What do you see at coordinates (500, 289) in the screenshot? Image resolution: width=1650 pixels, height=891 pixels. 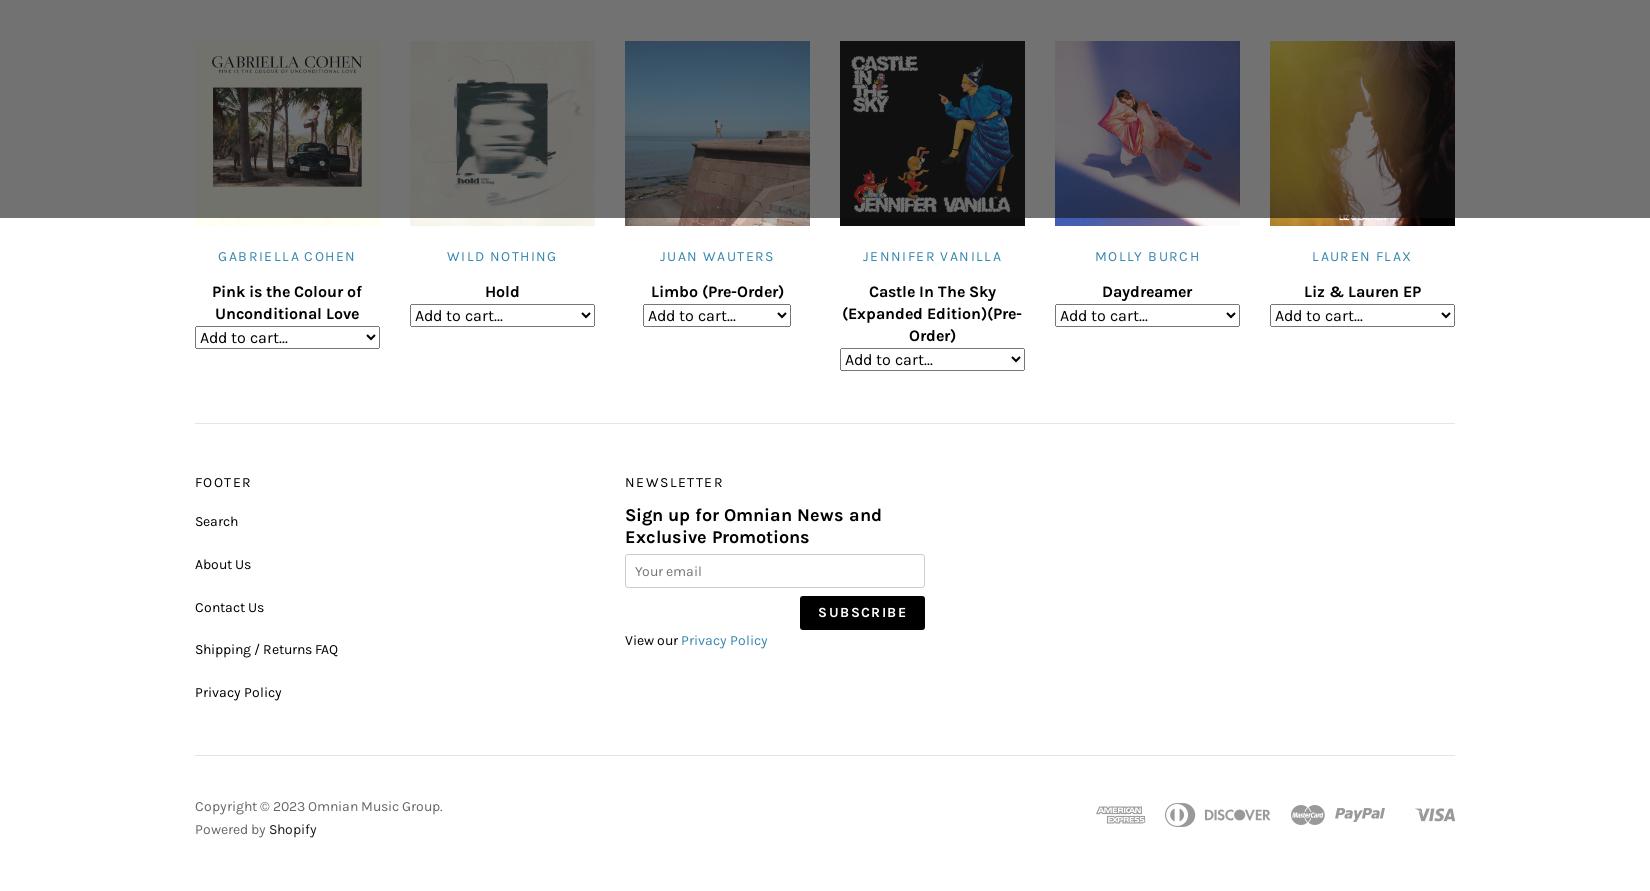 I see `'Hold'` at bounding box center [500, 289].